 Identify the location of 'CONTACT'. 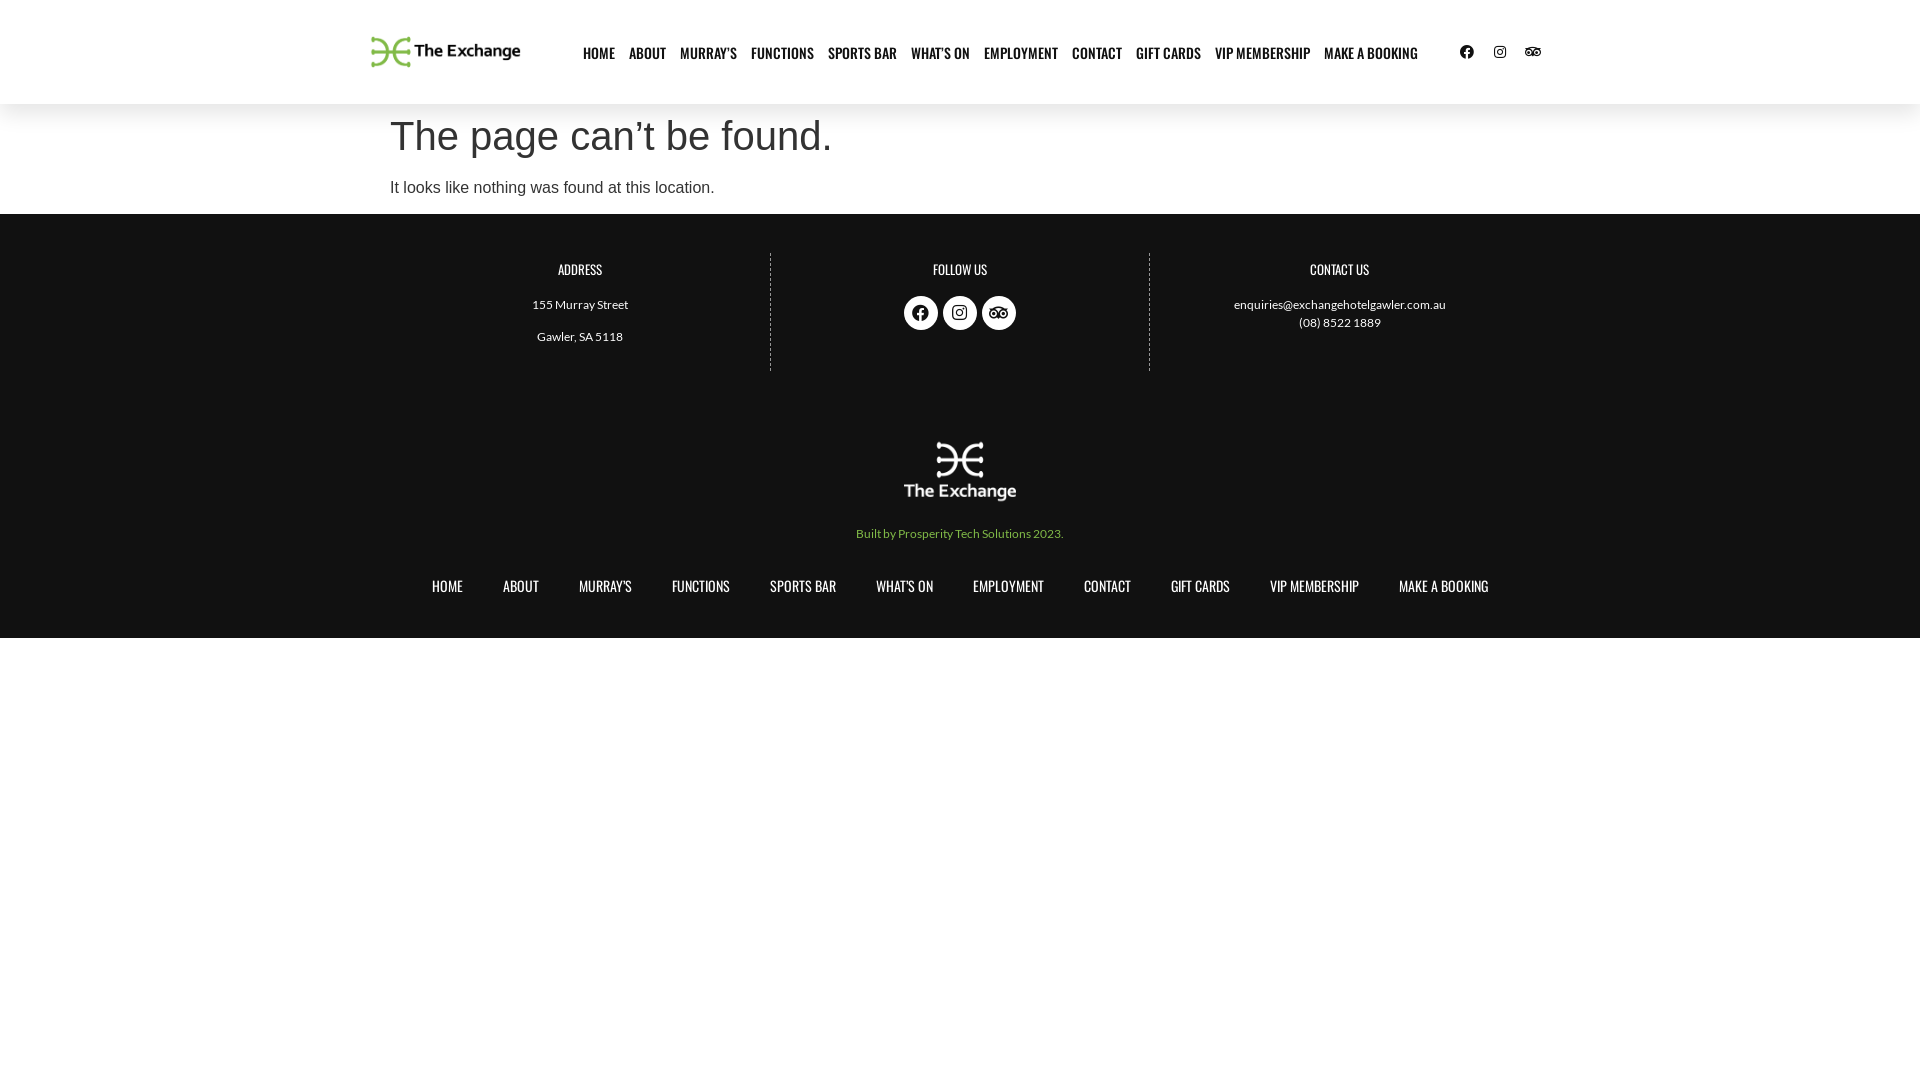
(1069, 51).